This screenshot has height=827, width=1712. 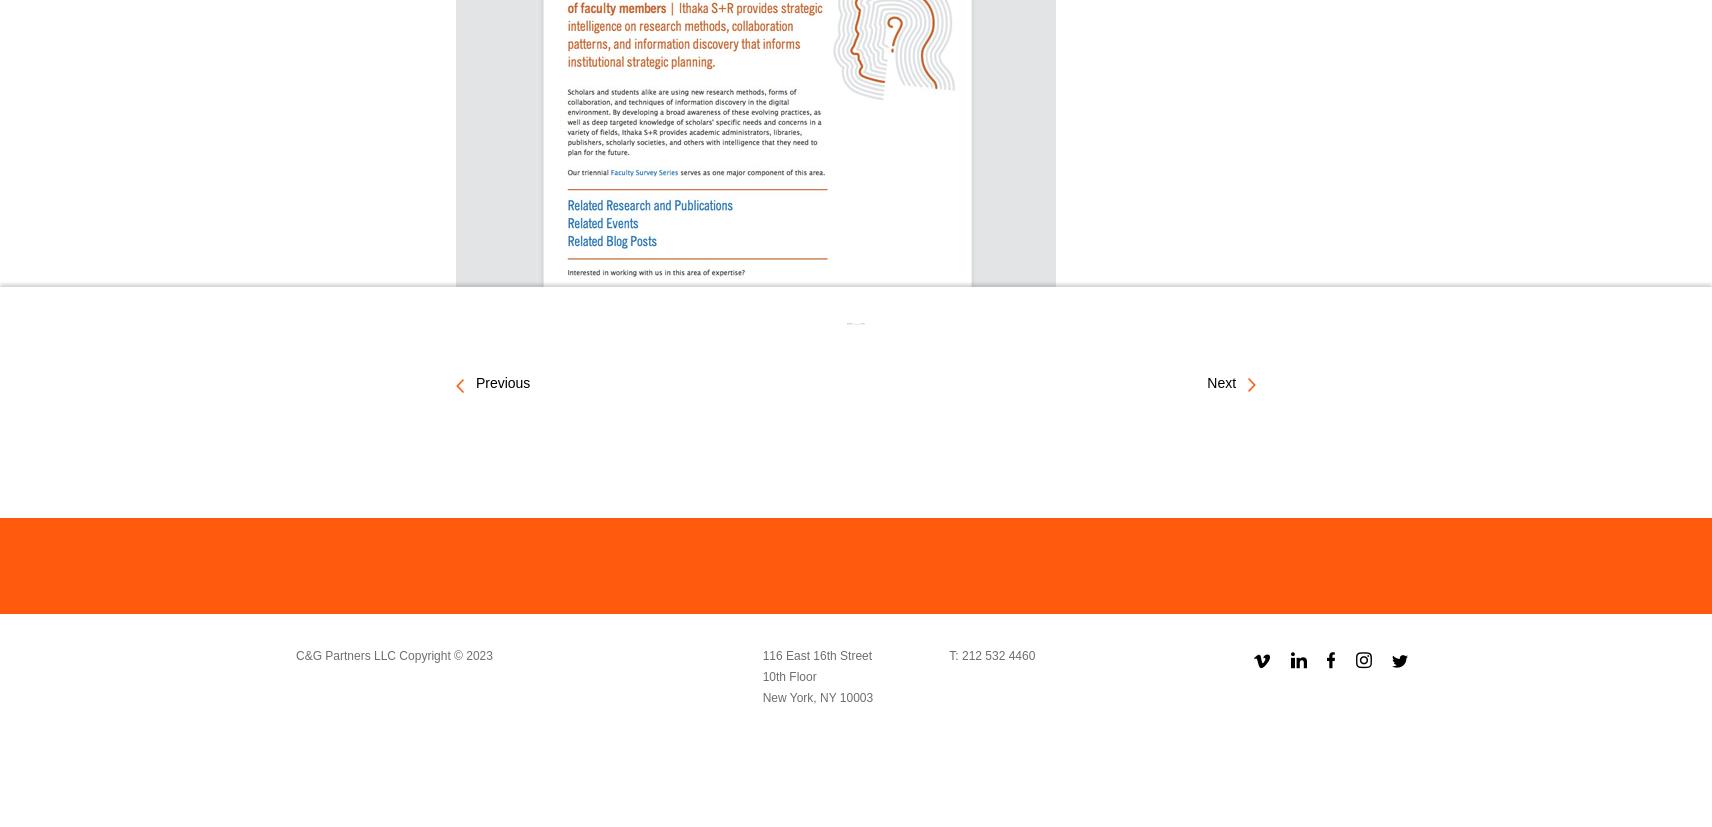 I want to click on 'T: 212 532 4460', so click(x=990, y=655).